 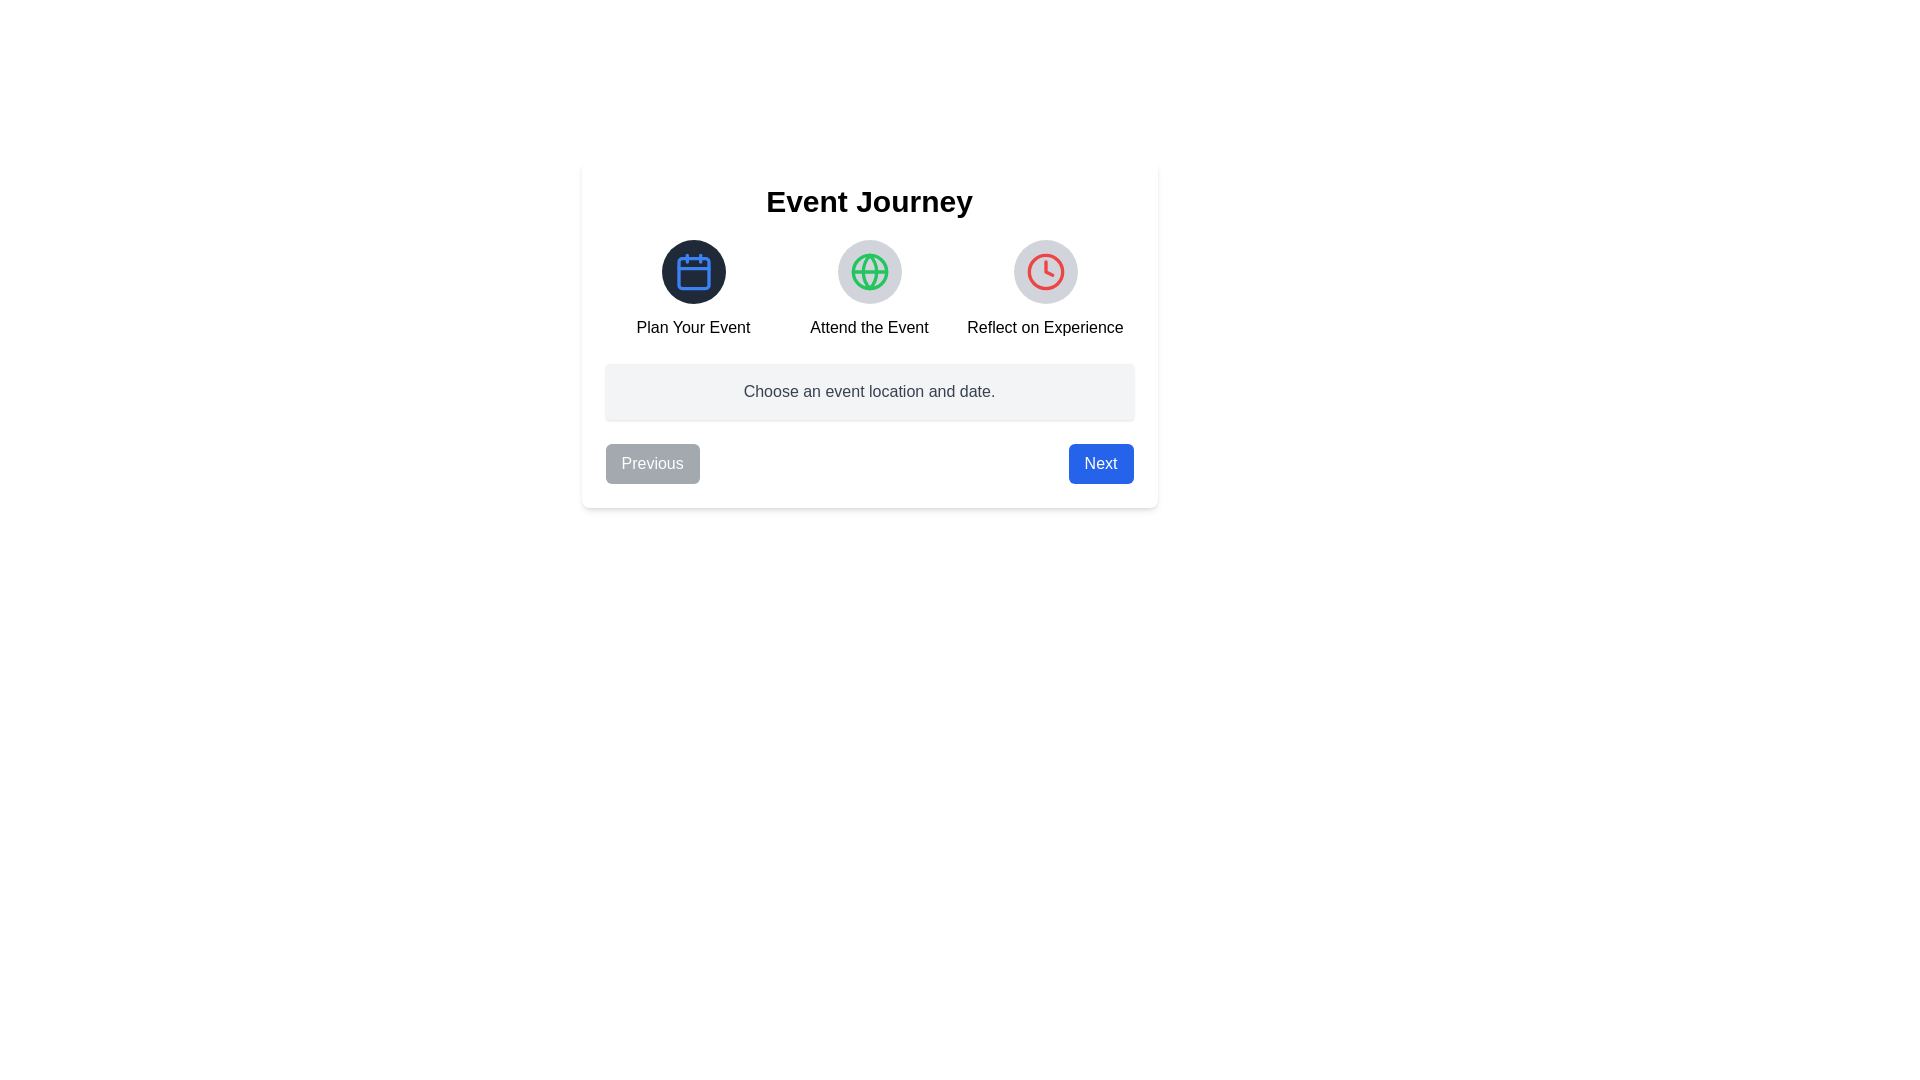 What do you see at coordinates (1100, 463) in the screenshot?
I see `the Next button to navigate the Event Journey` at bounding box center [1100, 463].